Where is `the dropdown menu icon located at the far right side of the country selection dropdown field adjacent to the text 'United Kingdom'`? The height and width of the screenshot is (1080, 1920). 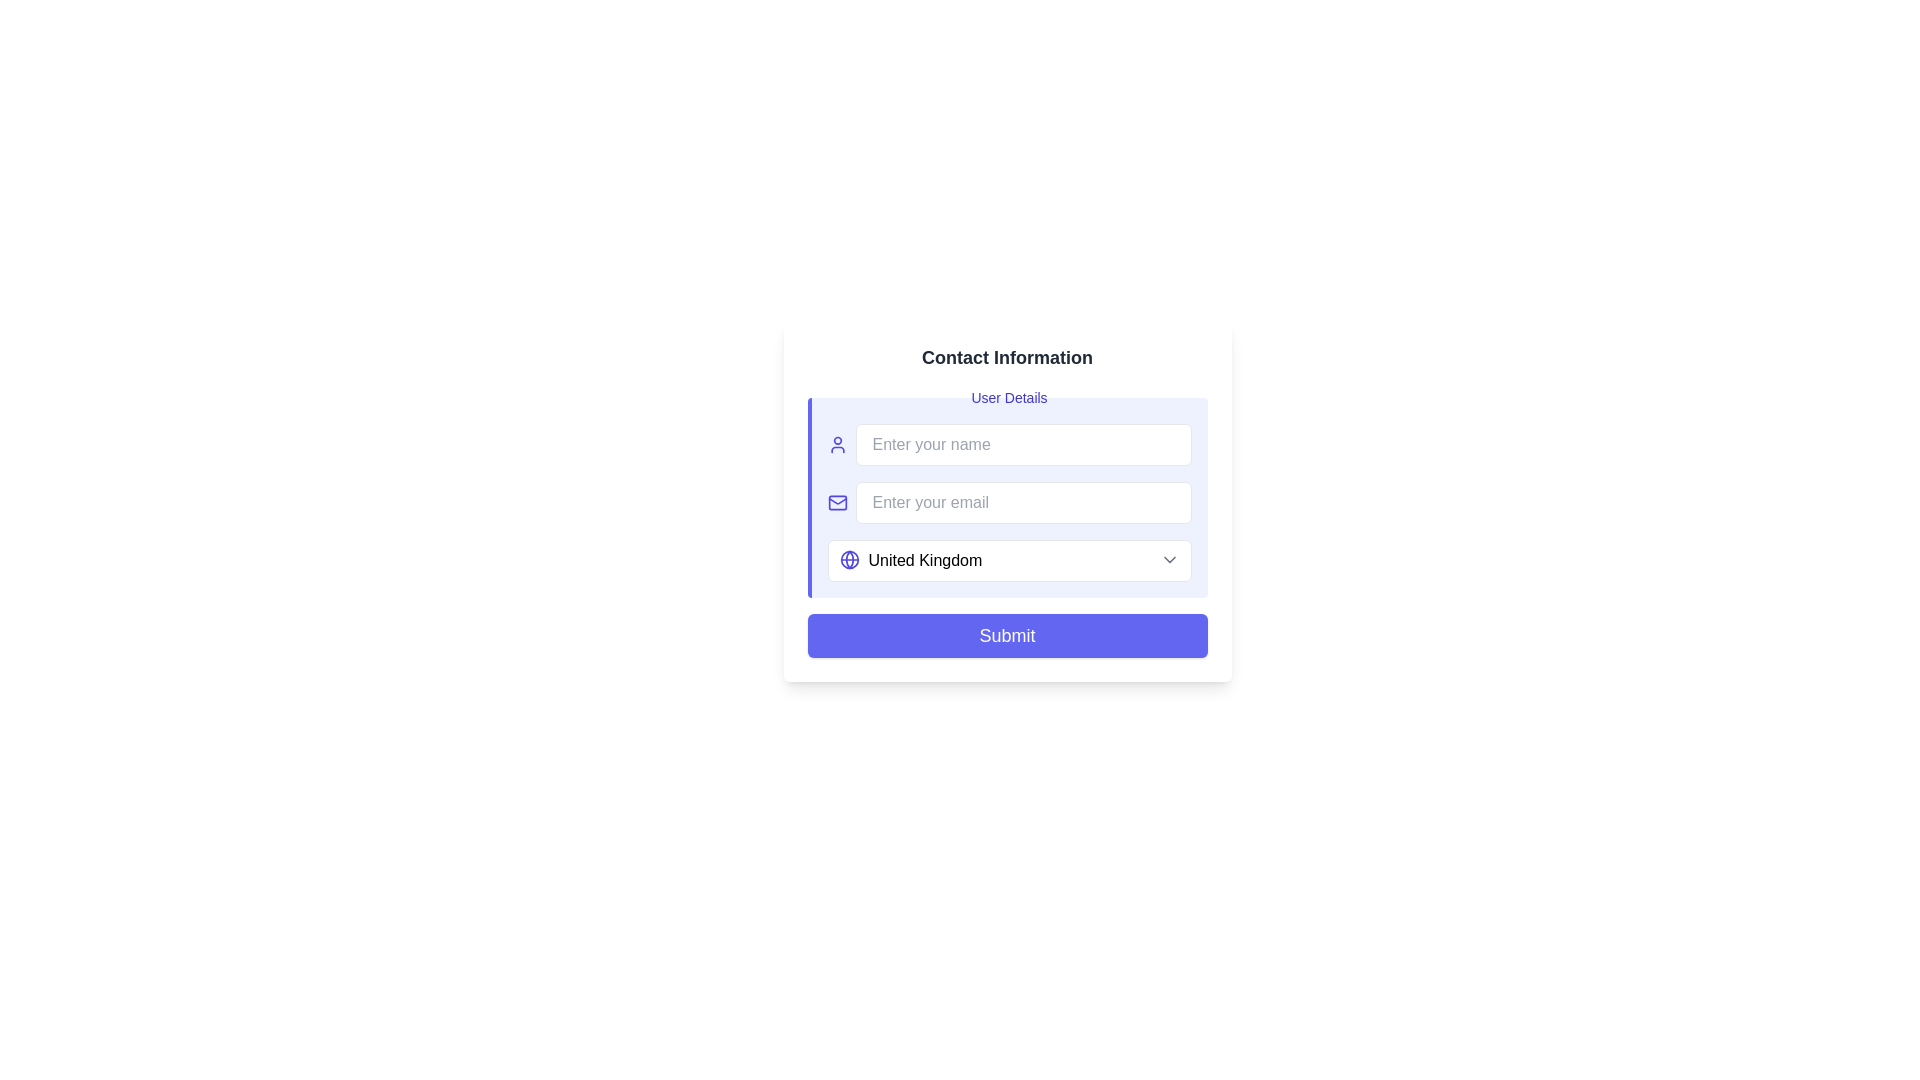
the dropdown menu icon located at the far right side of the country selection dropdown field adjacent to the text 'United Kingdom' is located at coordinates (1169, 559).